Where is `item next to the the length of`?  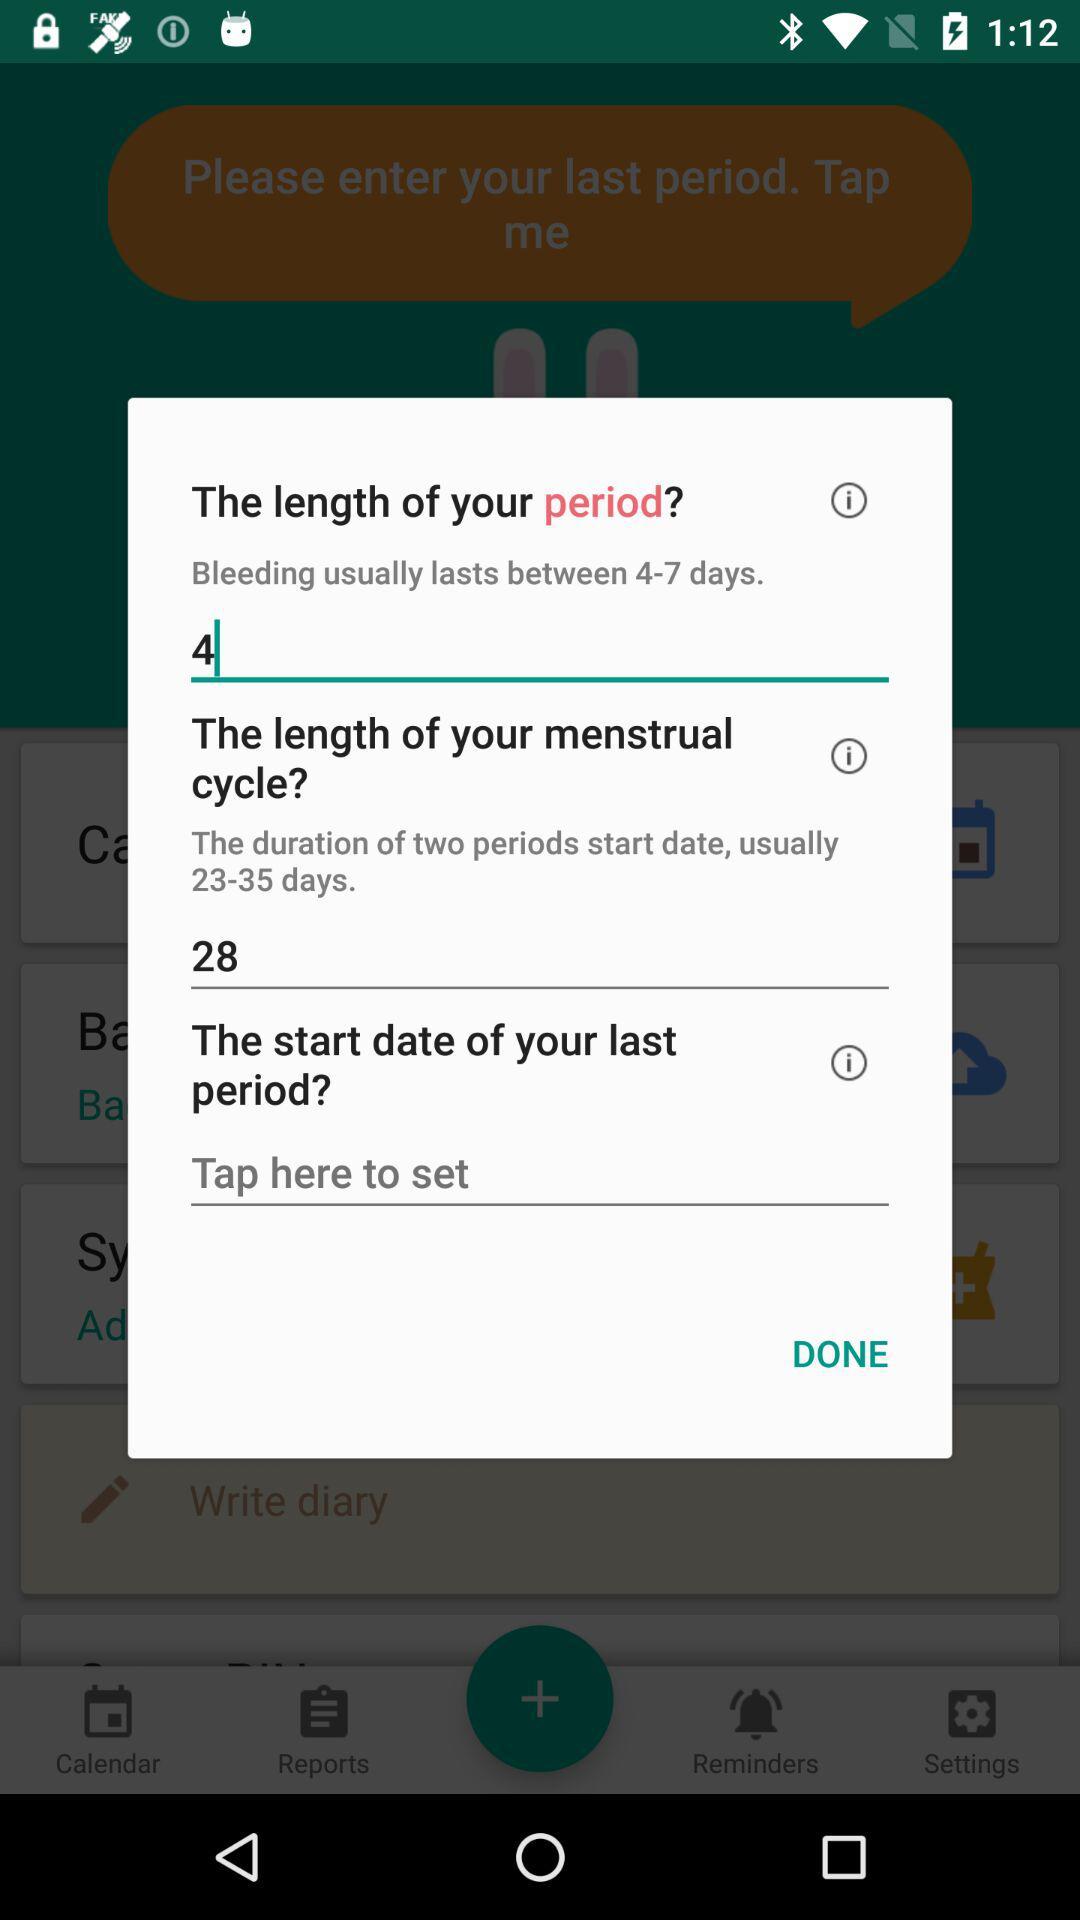
item next to the the length of is located at coordinates (849, 500).